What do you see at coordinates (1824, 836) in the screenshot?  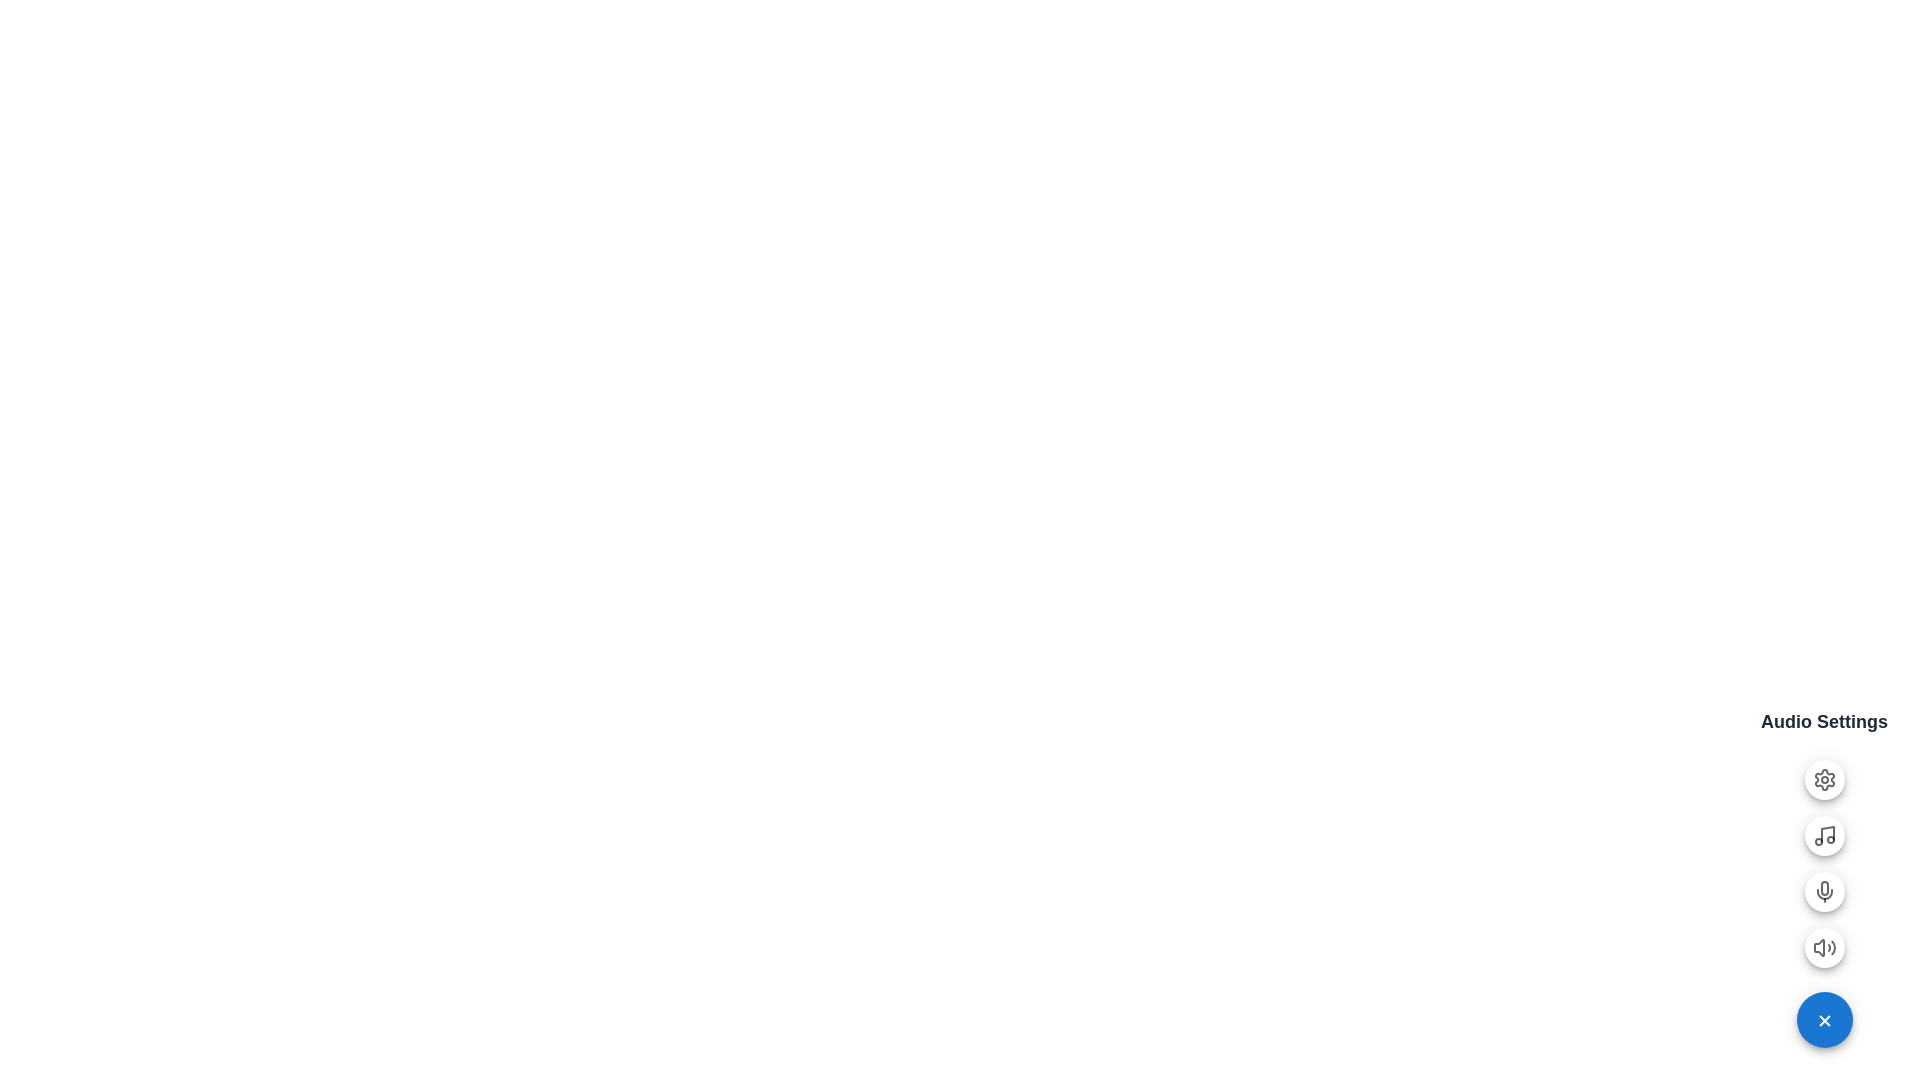 I see `the music or audio icon button located in the second position of the vertical row of circular buttons on the right side of the interface` at bounding box center [1824, 836].